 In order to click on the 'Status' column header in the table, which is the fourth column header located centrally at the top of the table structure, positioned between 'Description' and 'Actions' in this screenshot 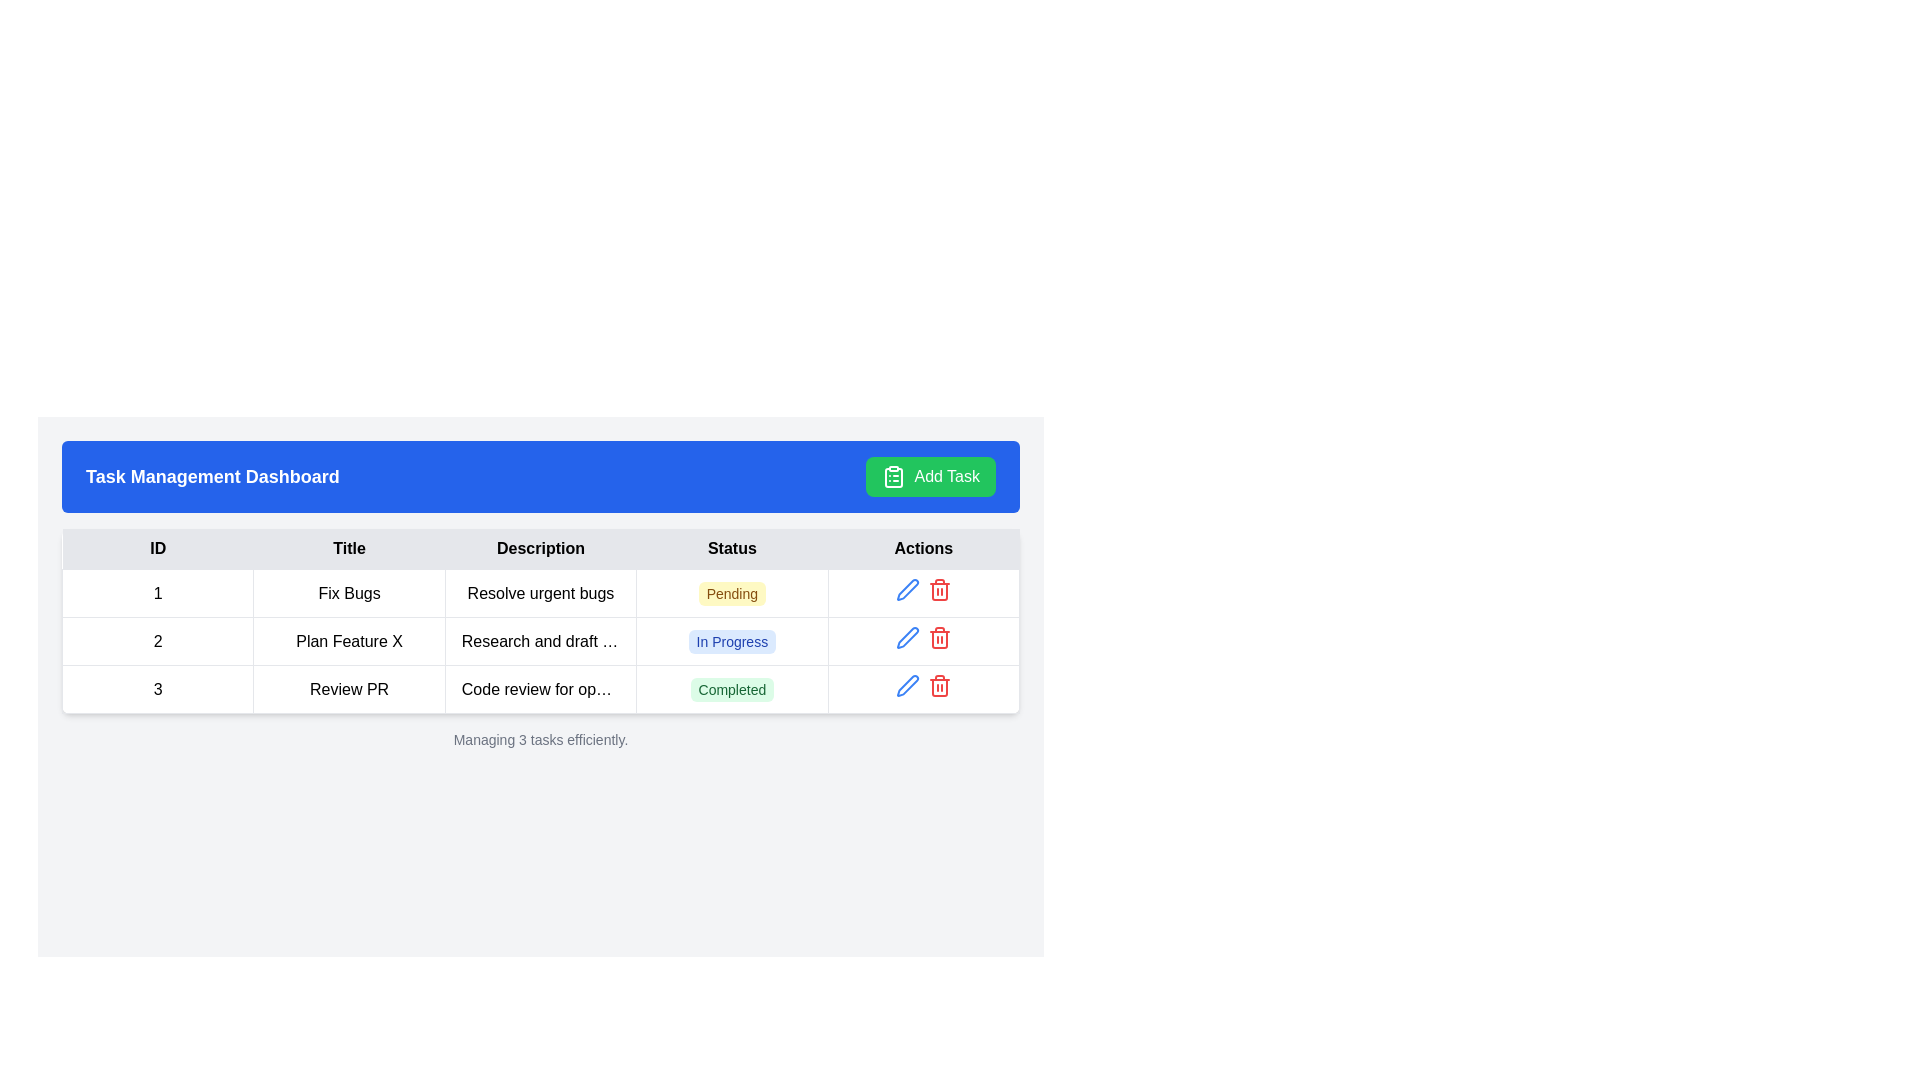, I will do `click(731, 549)`.